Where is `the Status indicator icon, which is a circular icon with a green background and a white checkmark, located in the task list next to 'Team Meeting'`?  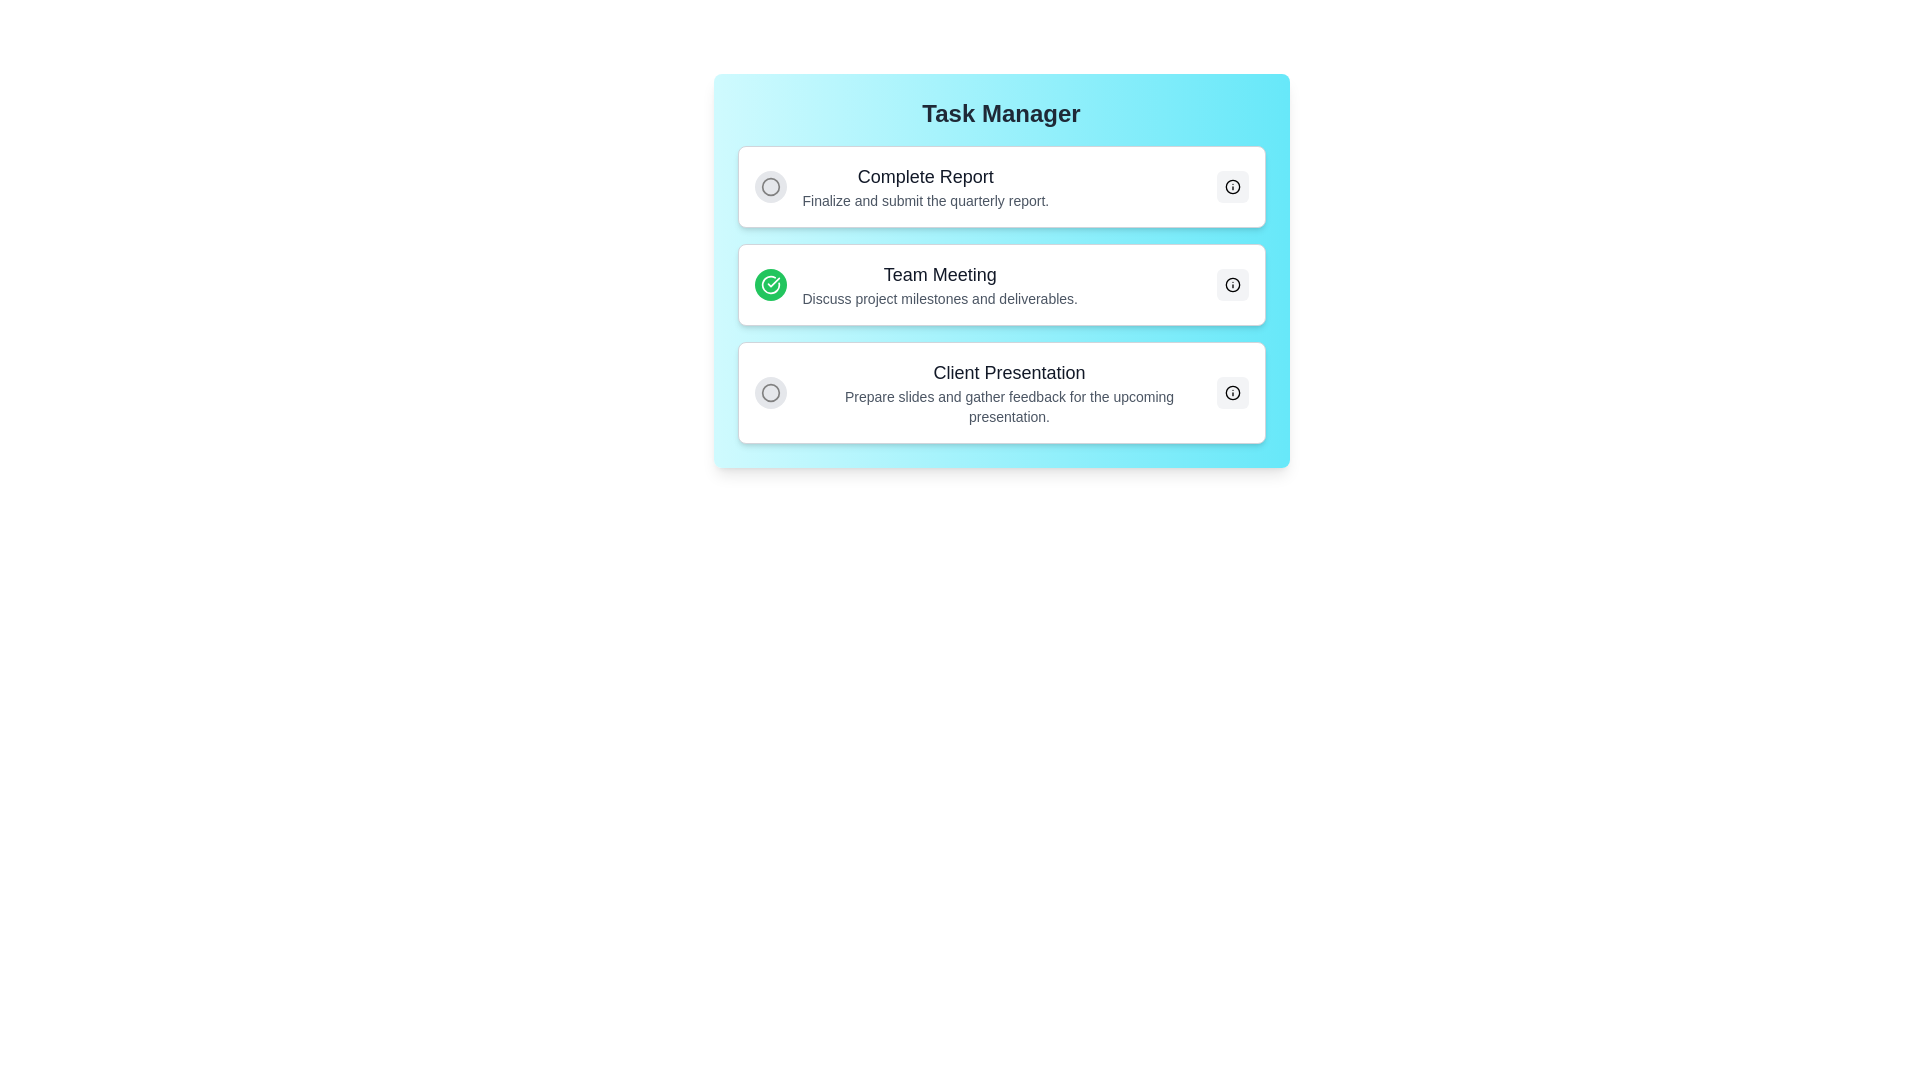
the Status indicator icon, which is a circular icon with a green background and a white checkmark, located in the task list next to 'Team Meeting' is located at coordinates (769, 285).